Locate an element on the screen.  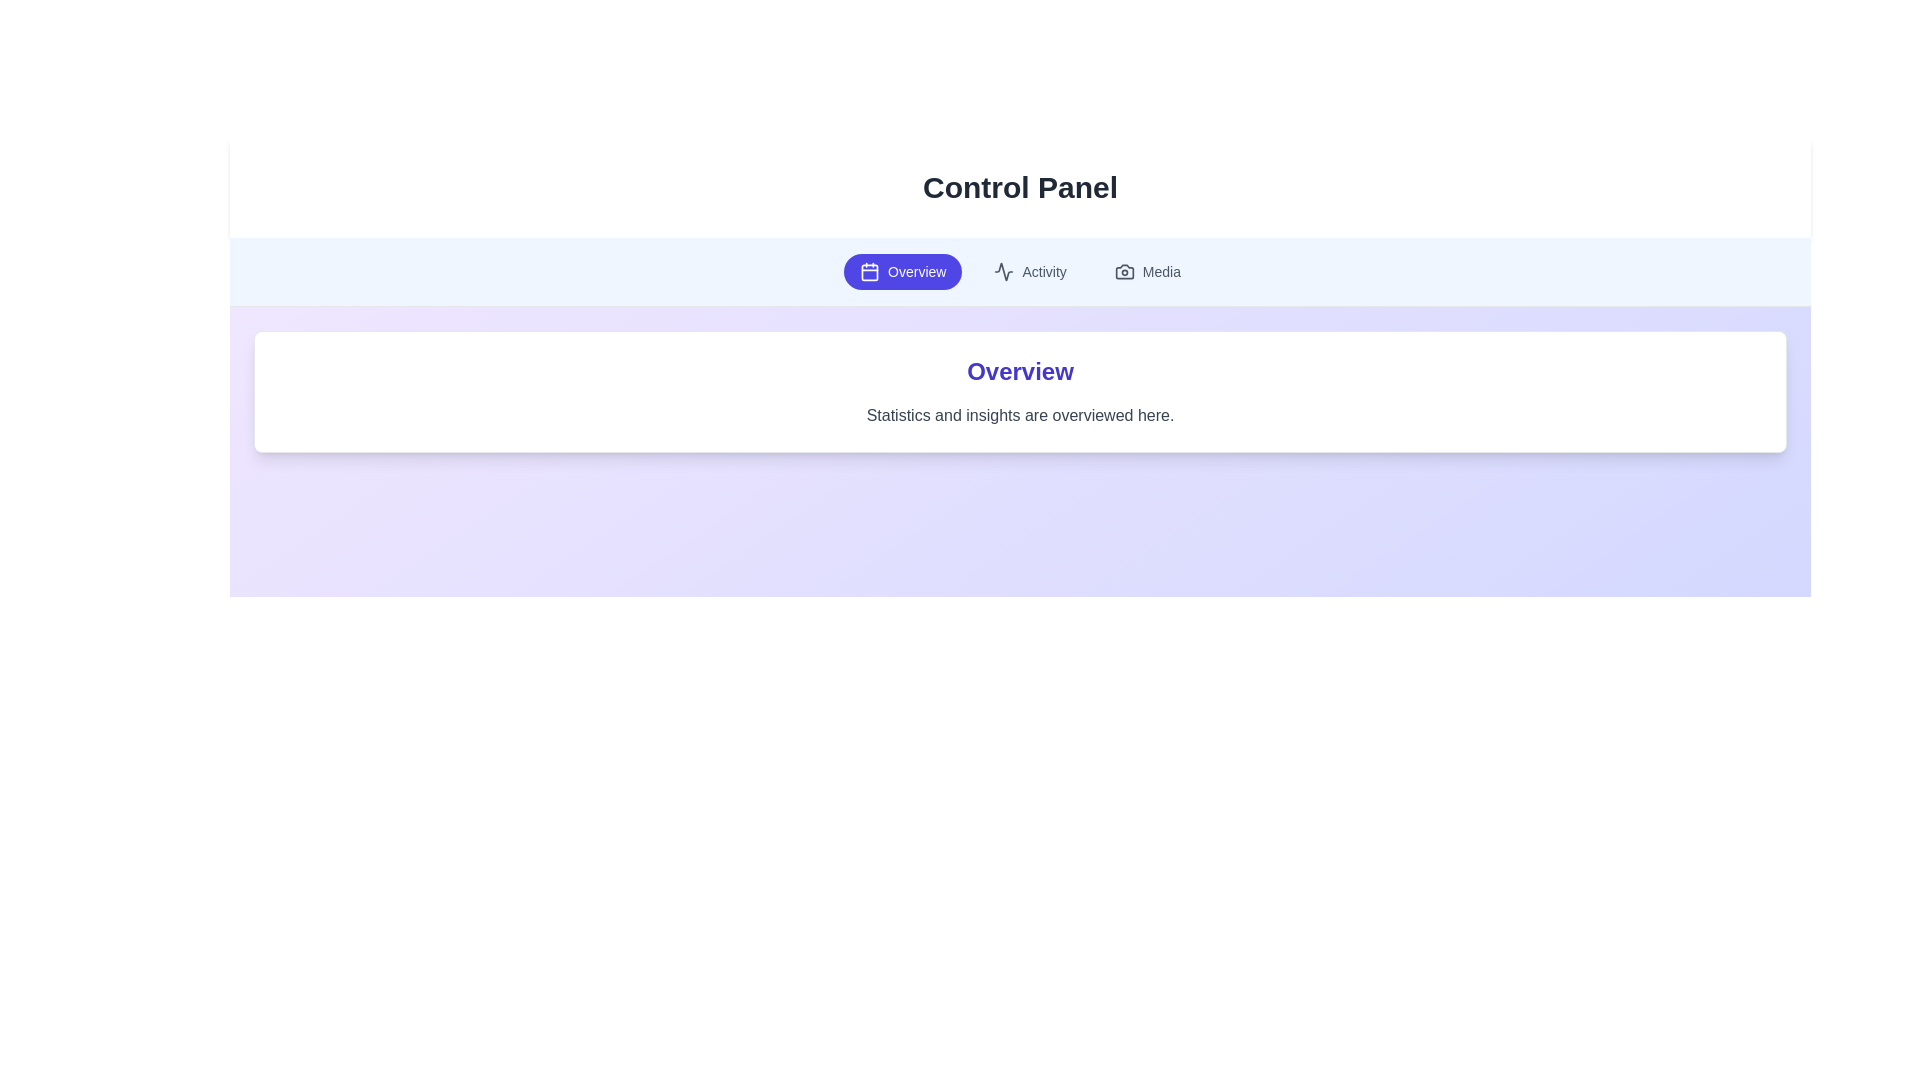
the 'Media' button, which is a full-width rounded button with a light gray text color and a camera icon on the left, located in the top navigation bar is located at coordinates (1147, 272).